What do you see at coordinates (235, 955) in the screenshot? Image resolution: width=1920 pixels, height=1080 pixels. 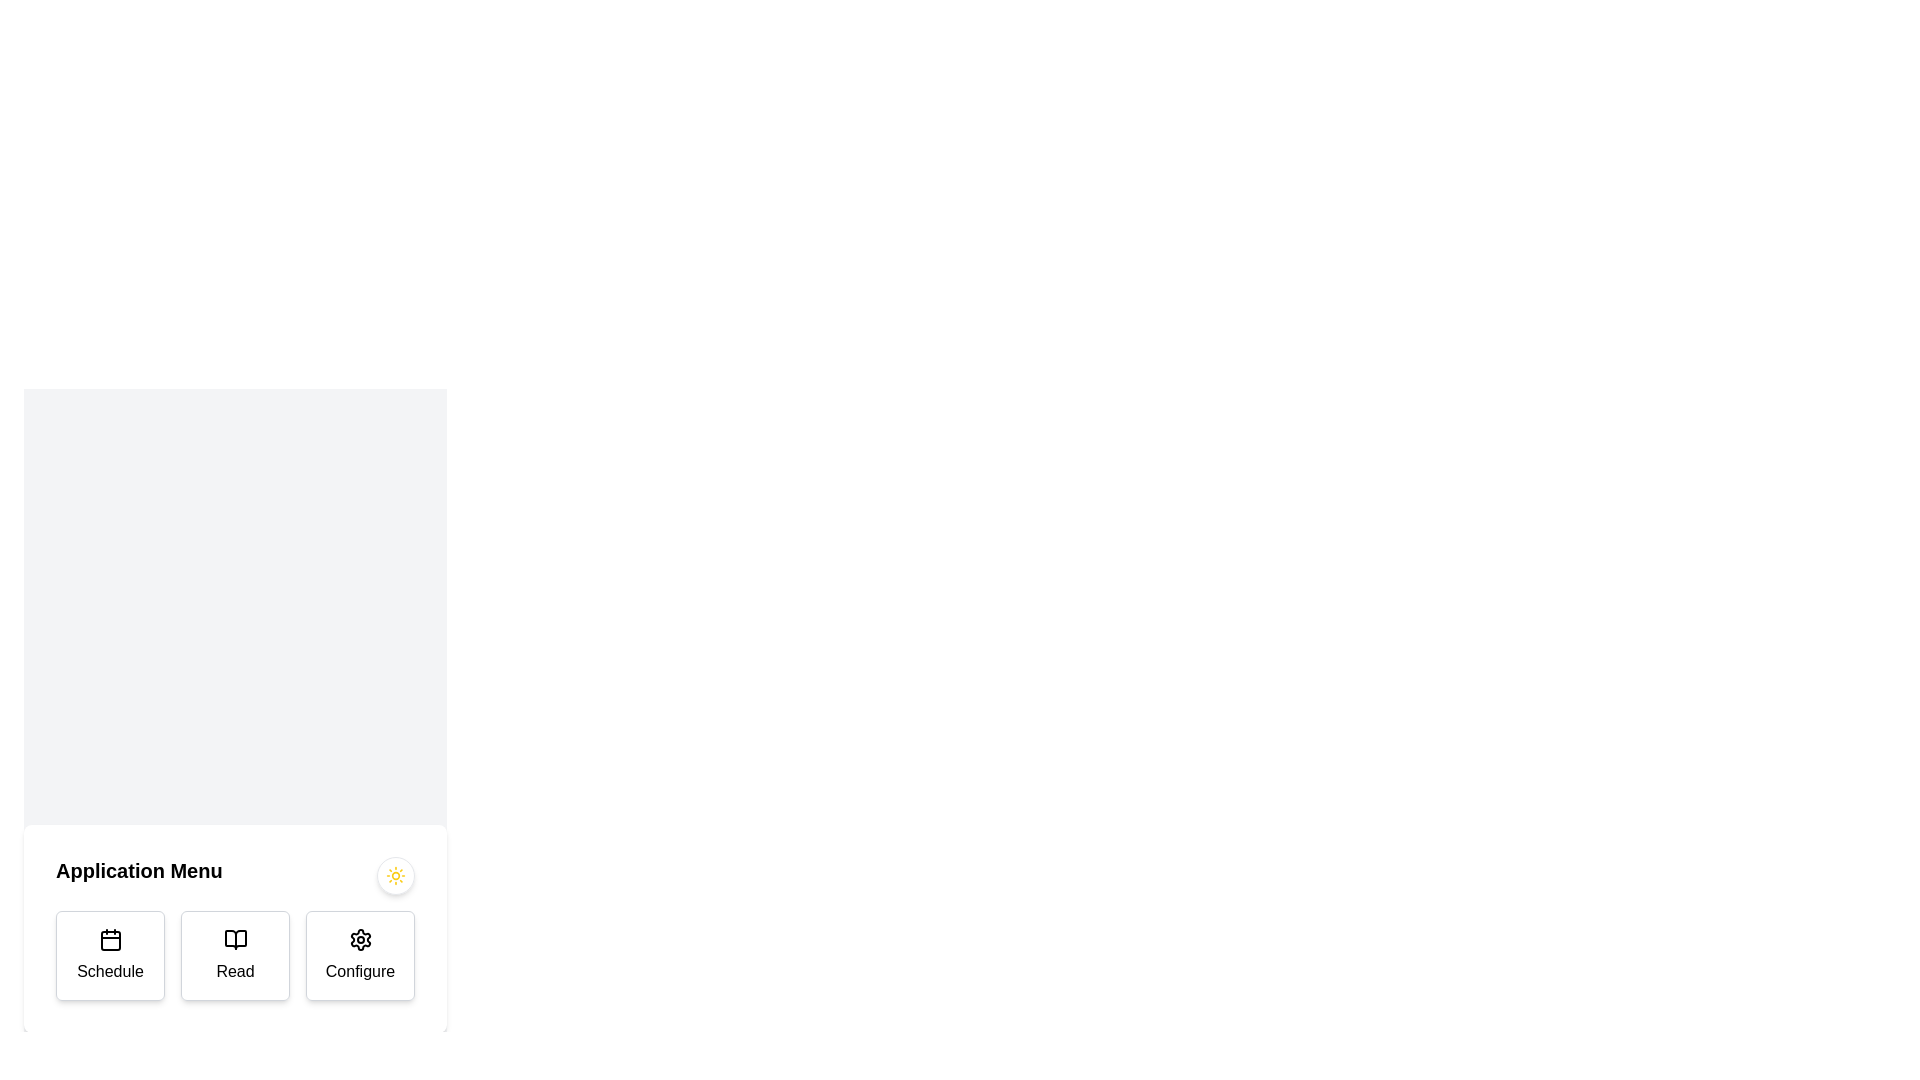 I see `the 'Read' button, which is a square button with an open book icon and the label 'Read', located between the 'Schedule' and 'Configure' buttons` at bounding box center [235, 955].